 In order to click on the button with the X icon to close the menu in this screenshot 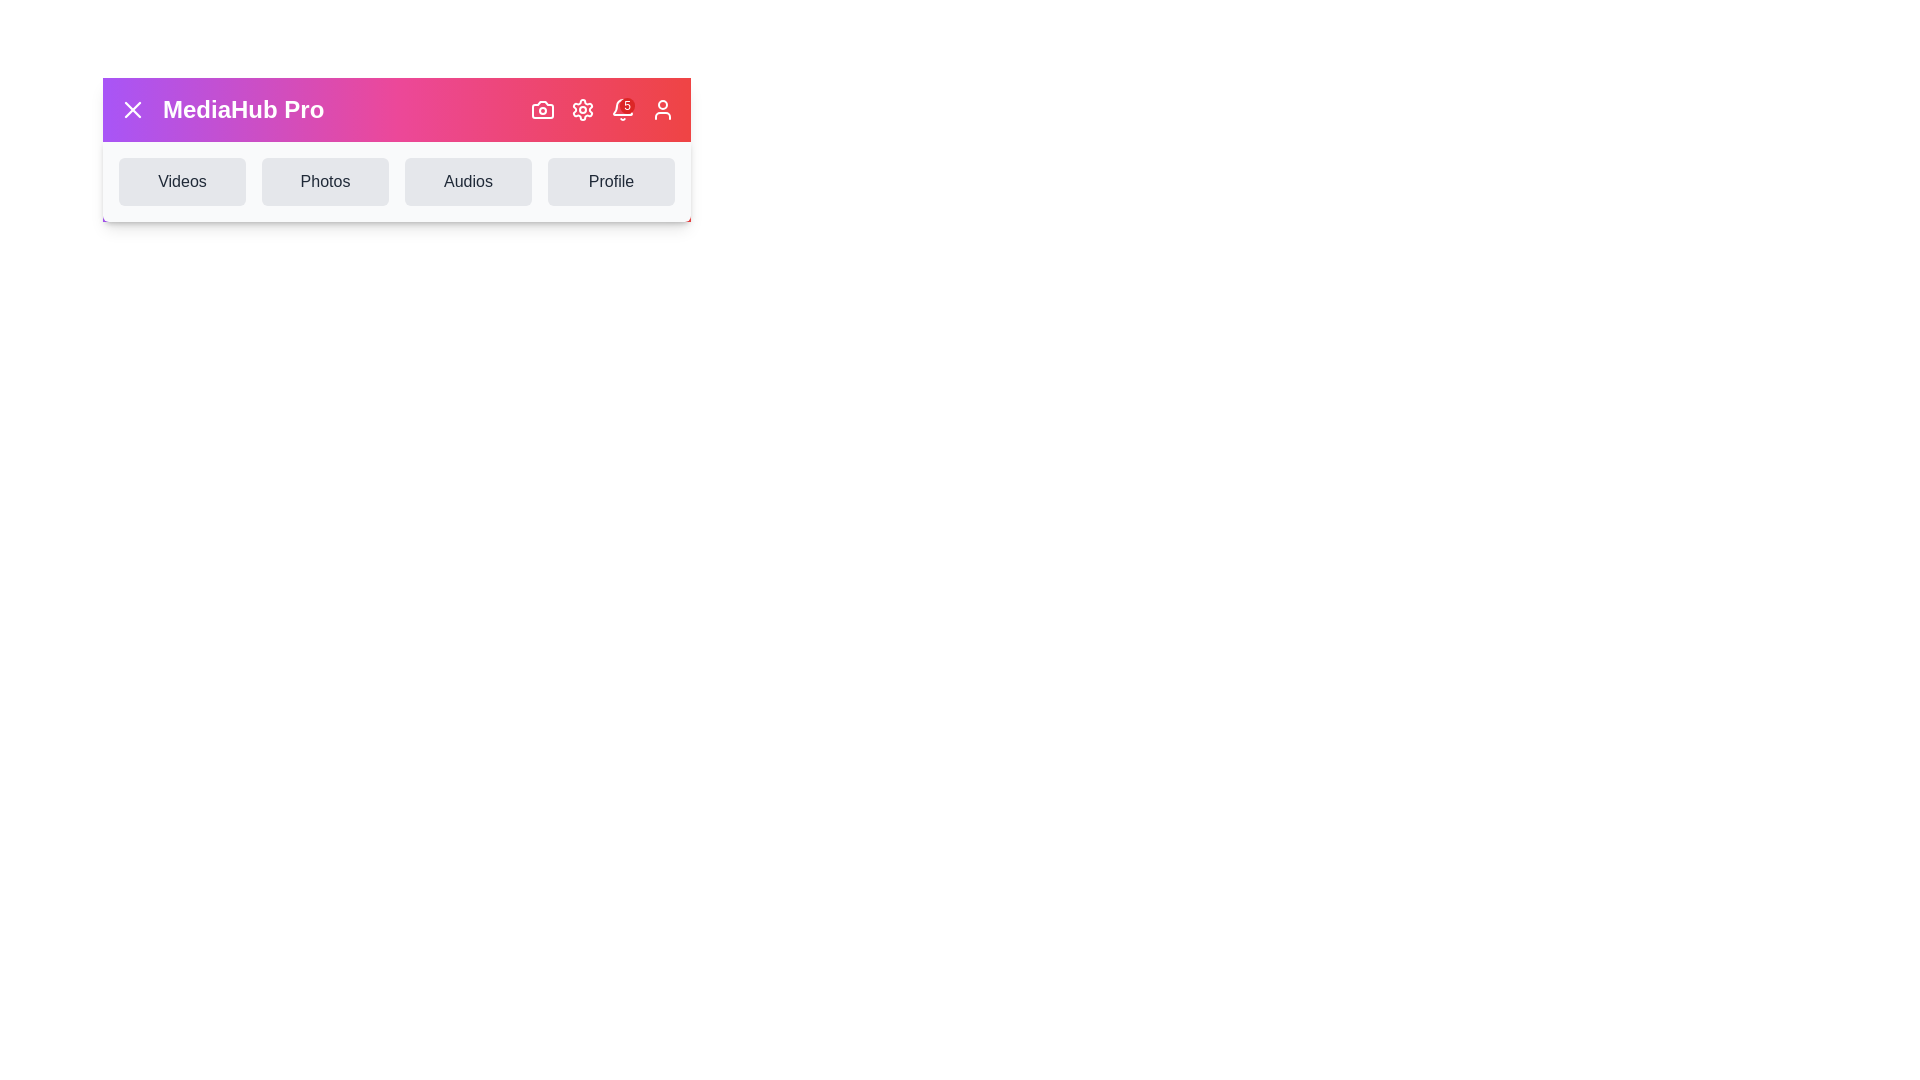, I will do `click(132, 110)`.